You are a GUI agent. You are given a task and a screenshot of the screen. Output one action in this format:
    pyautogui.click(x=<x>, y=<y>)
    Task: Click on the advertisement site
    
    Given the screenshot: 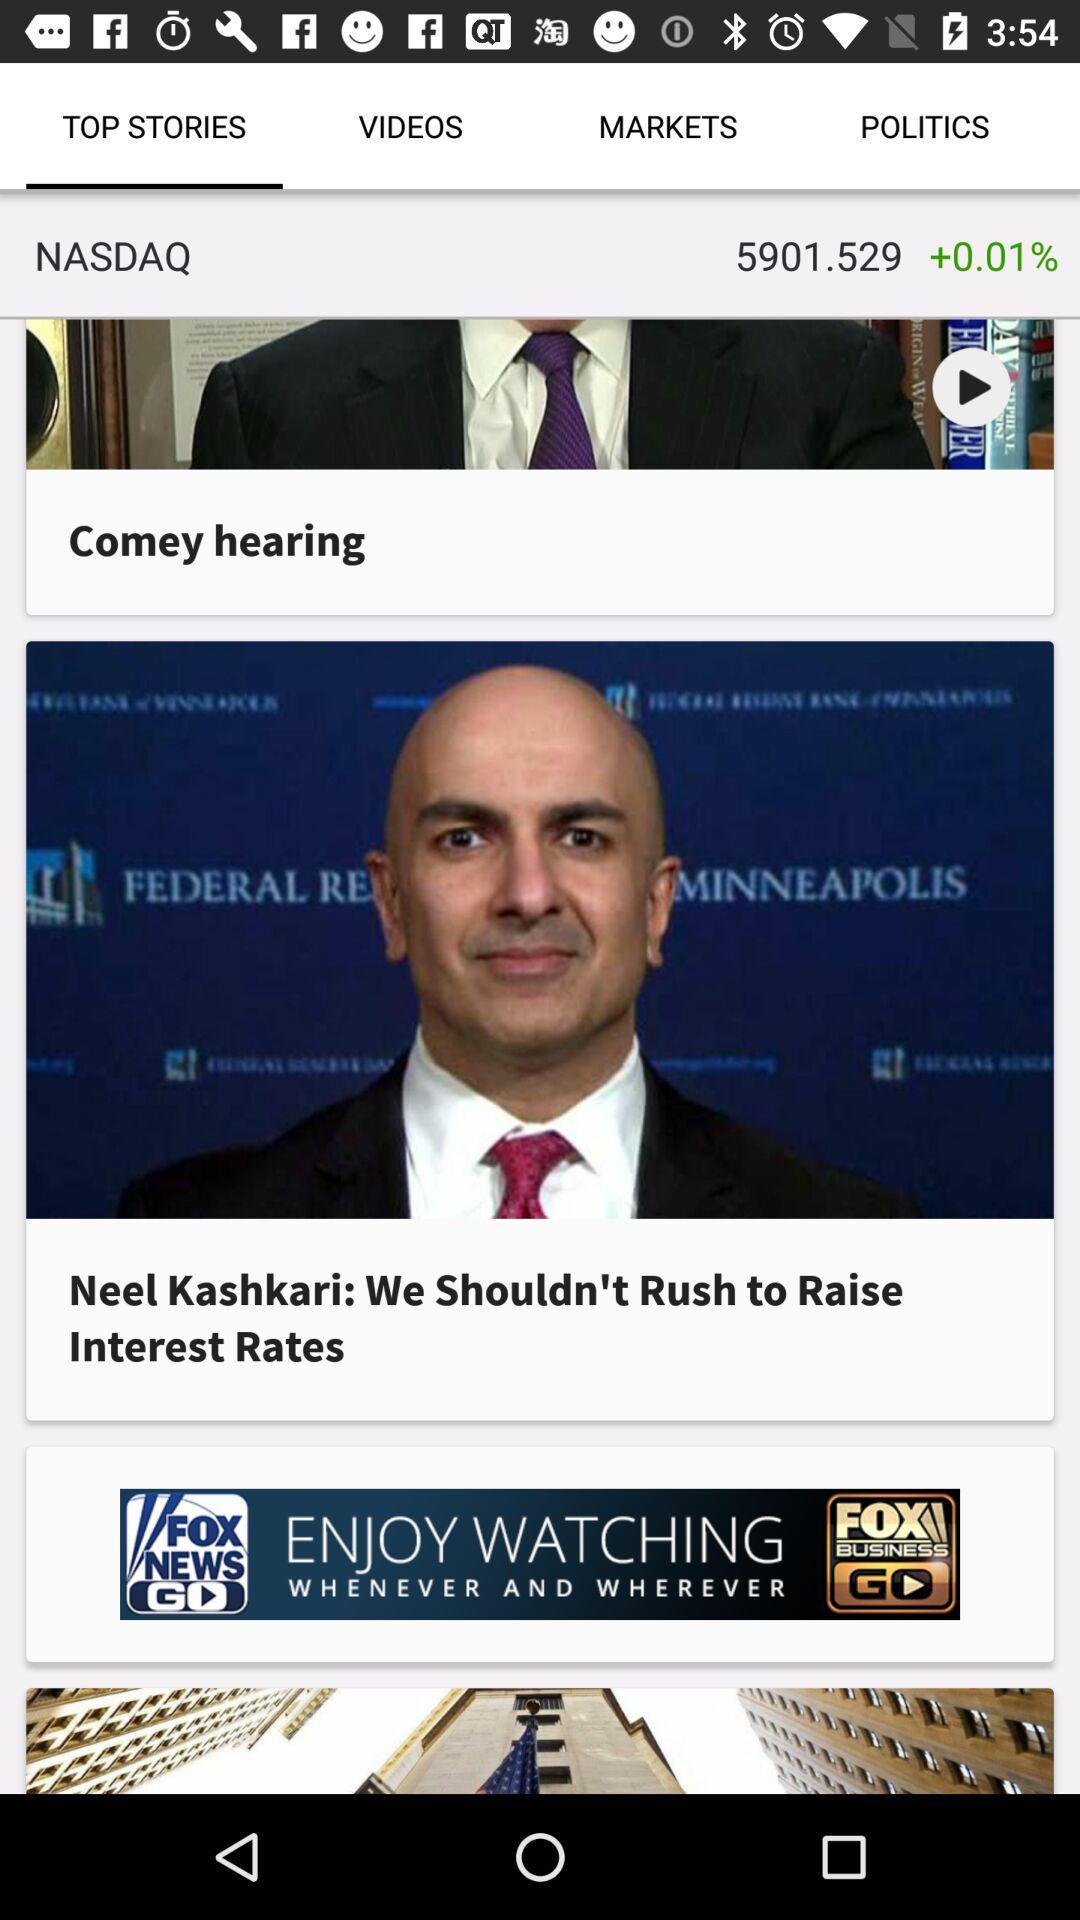 What is the action you would take?
    pyautogui.click(x=540, y=1553)
    